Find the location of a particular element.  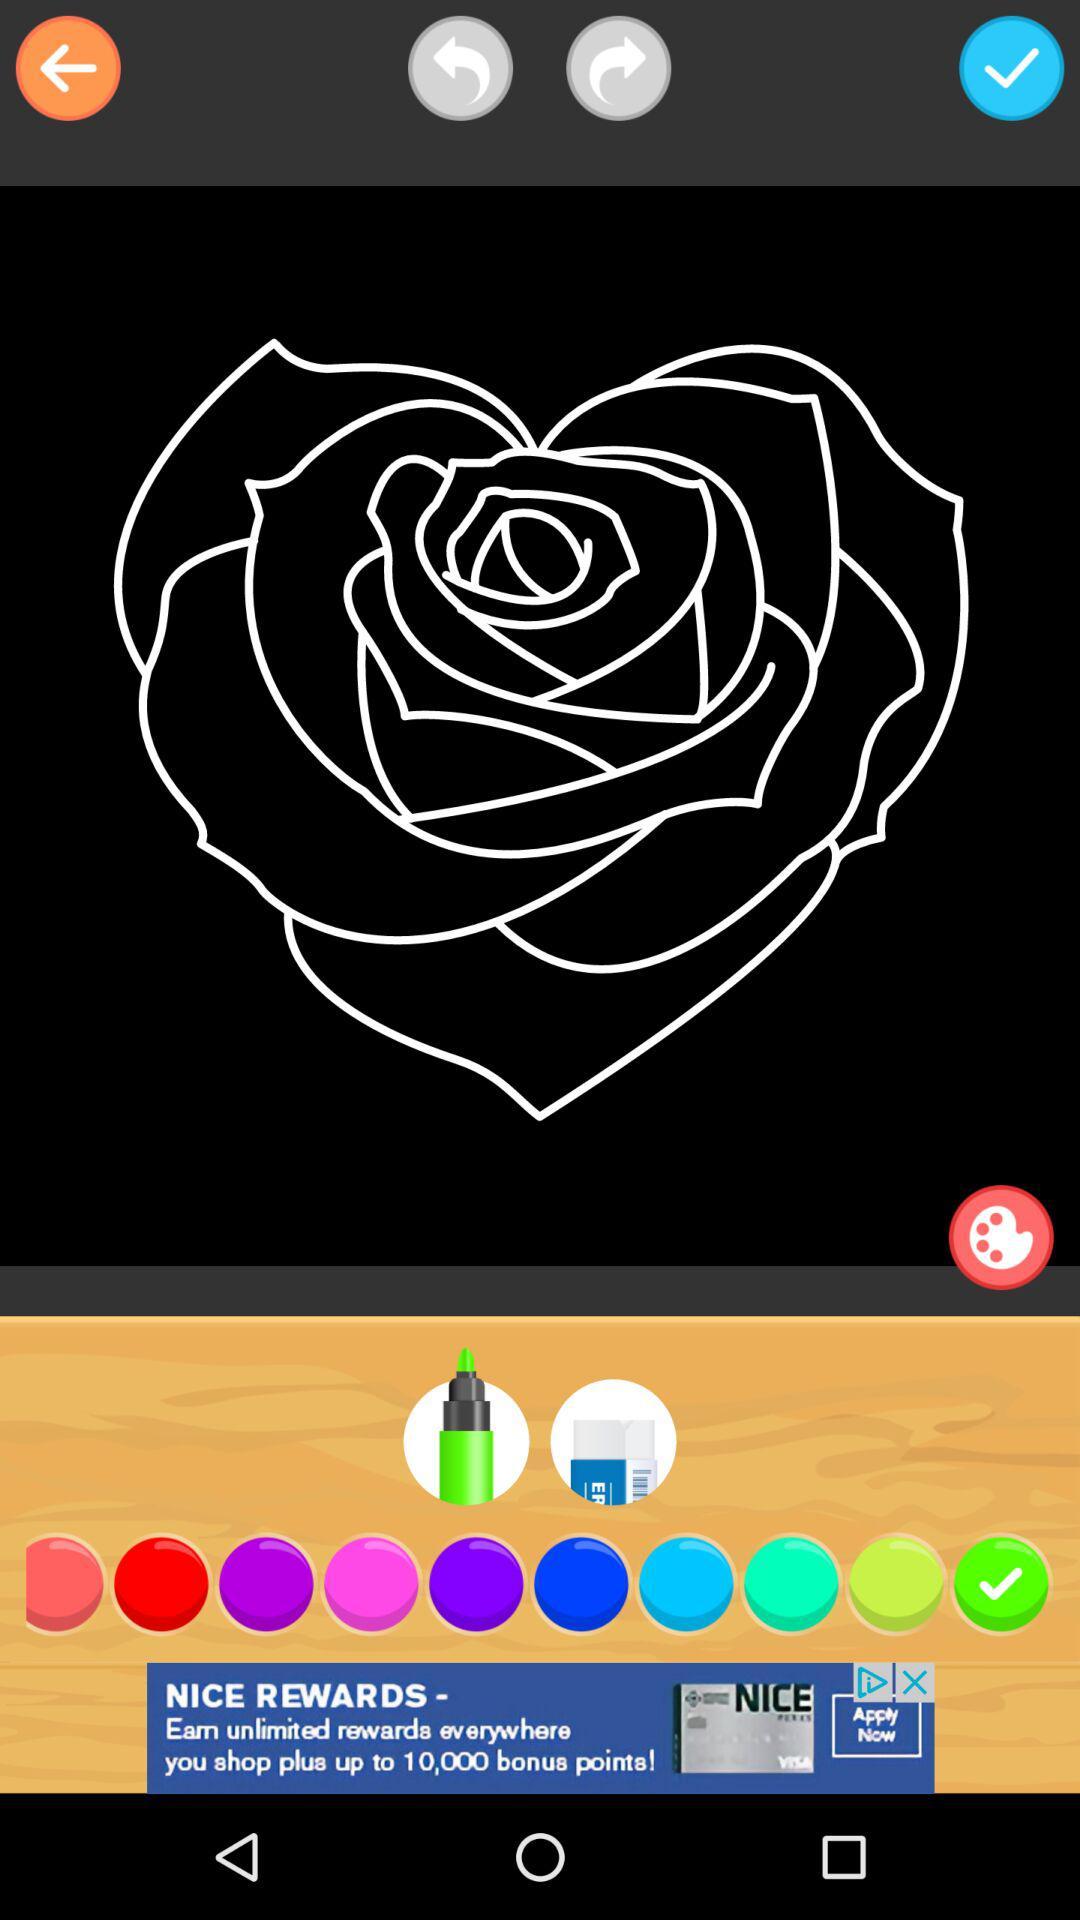

the redo icon is located at coordinates (617, 68).